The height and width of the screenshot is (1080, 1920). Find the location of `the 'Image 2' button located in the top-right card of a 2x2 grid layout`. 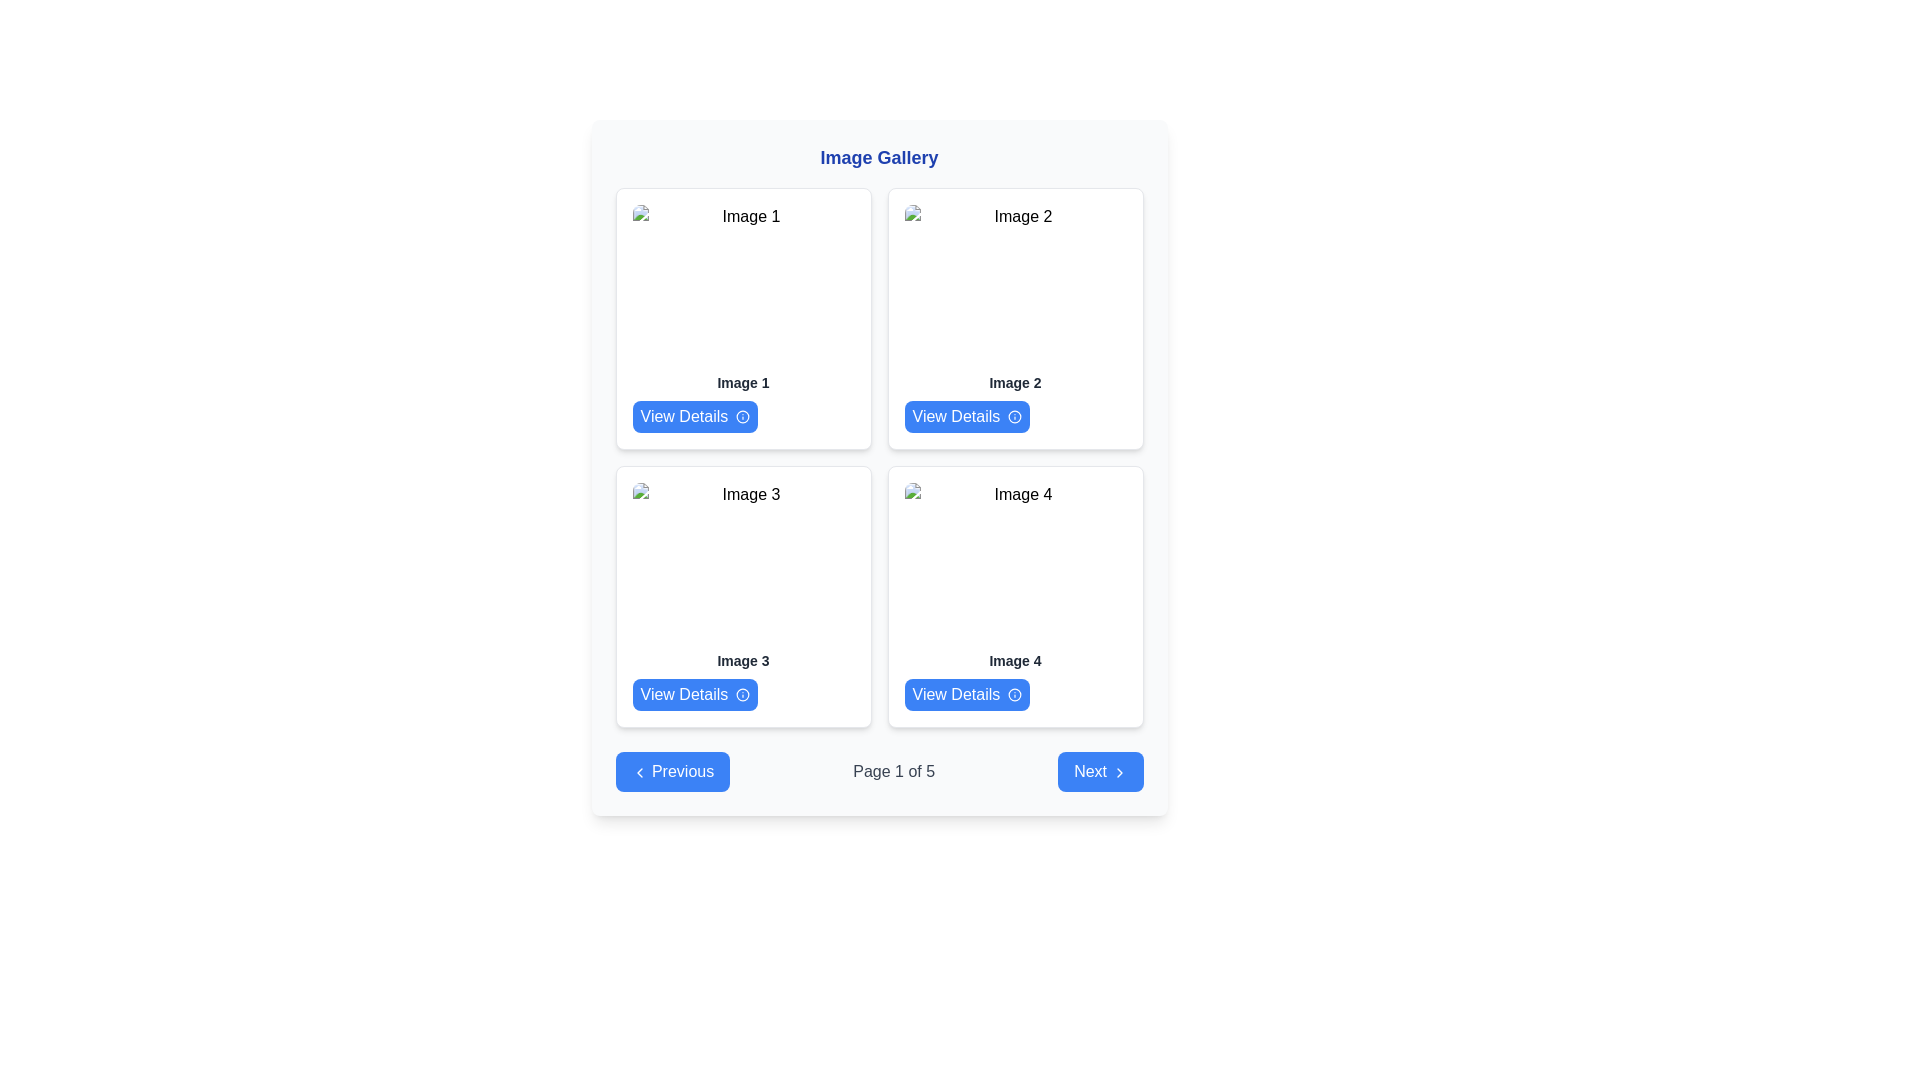

the 'Image 2' button located in the top-right card of a 2x2 grid layout is located at coordinates (967, 415).